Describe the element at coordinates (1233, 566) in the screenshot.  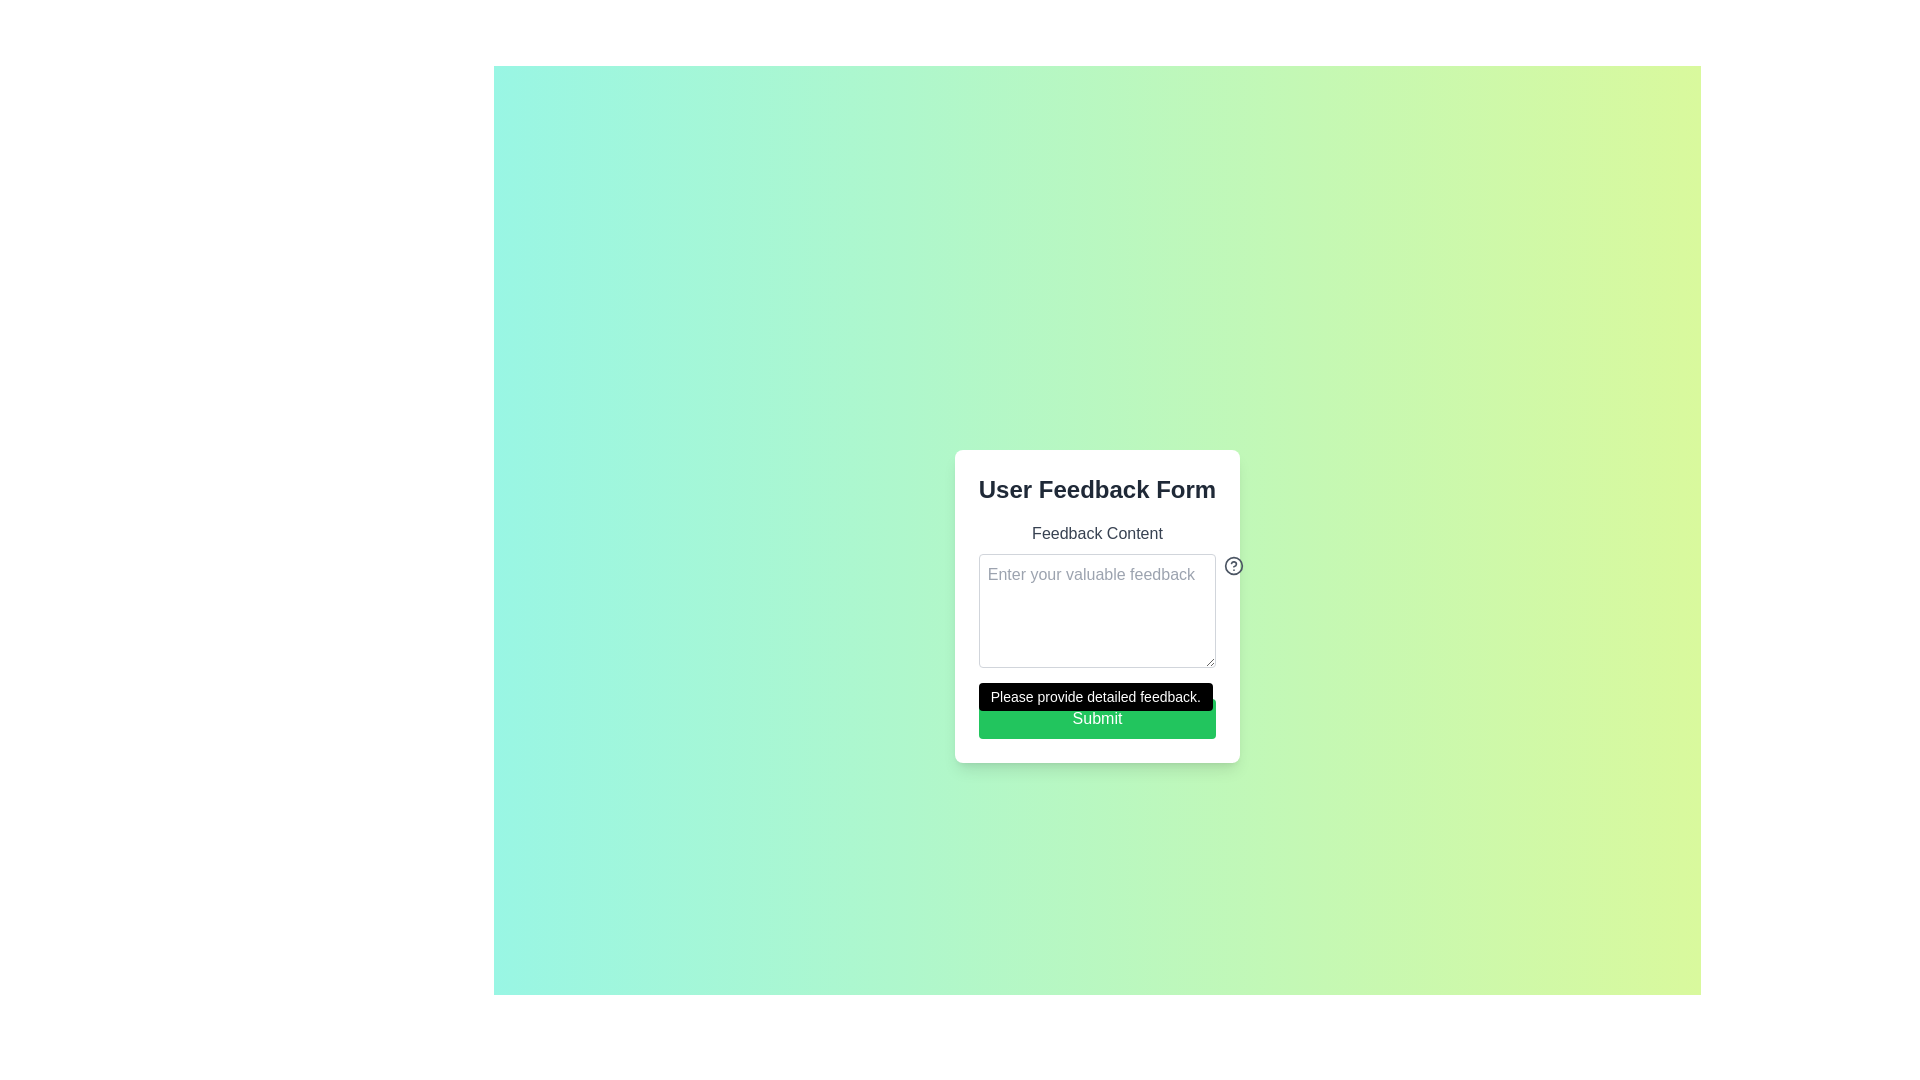
I see `the circular portion of the inline help icon located to the right of the input field in the feedback form` at that location.